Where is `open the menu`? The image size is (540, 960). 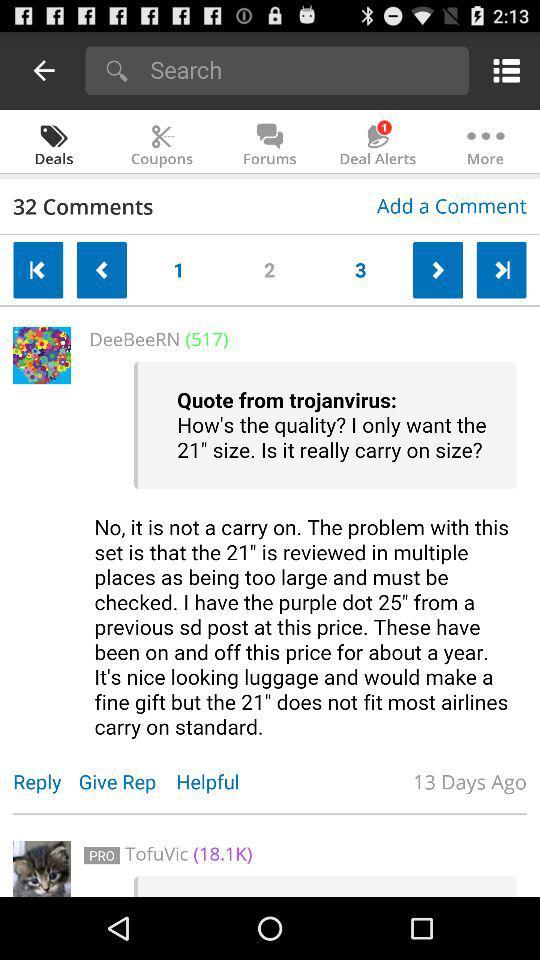 open the menu is located at coordinates (502, 70).